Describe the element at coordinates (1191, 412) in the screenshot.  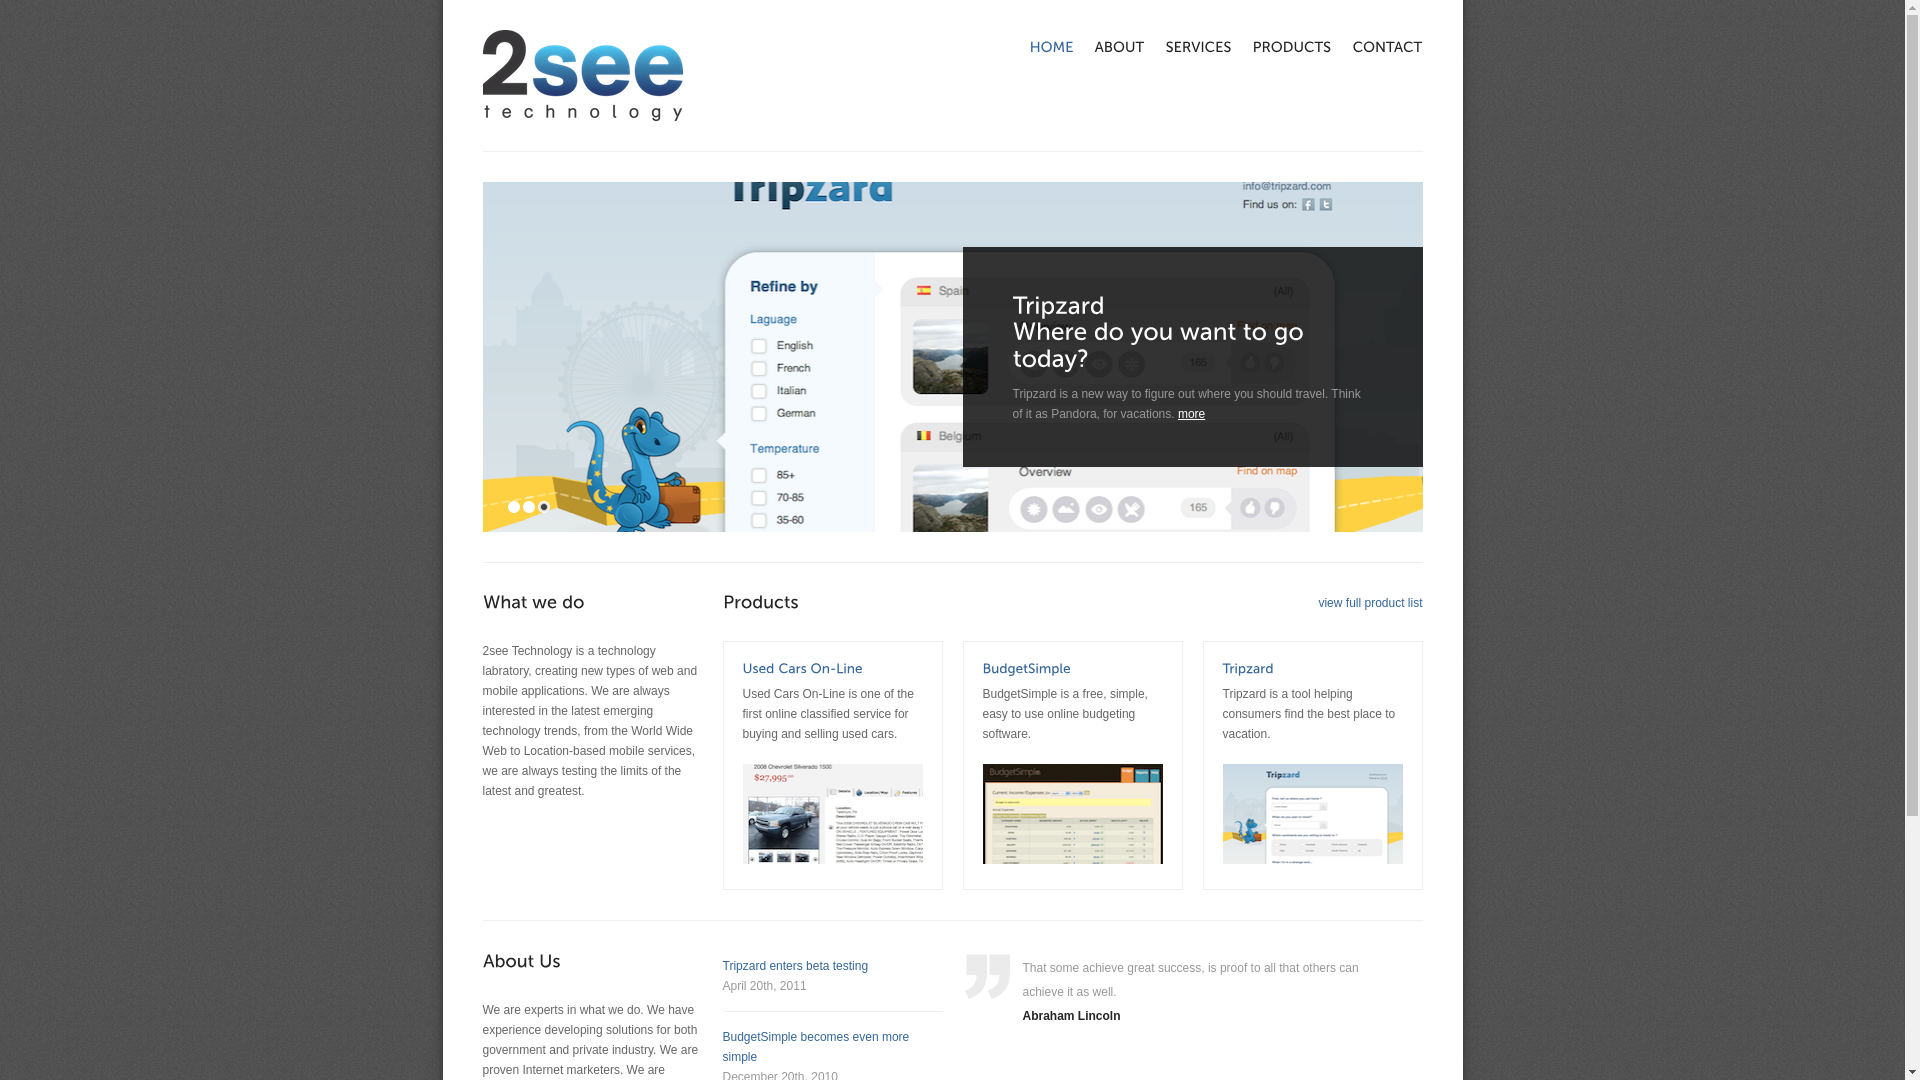
I see `'more'` at that location.